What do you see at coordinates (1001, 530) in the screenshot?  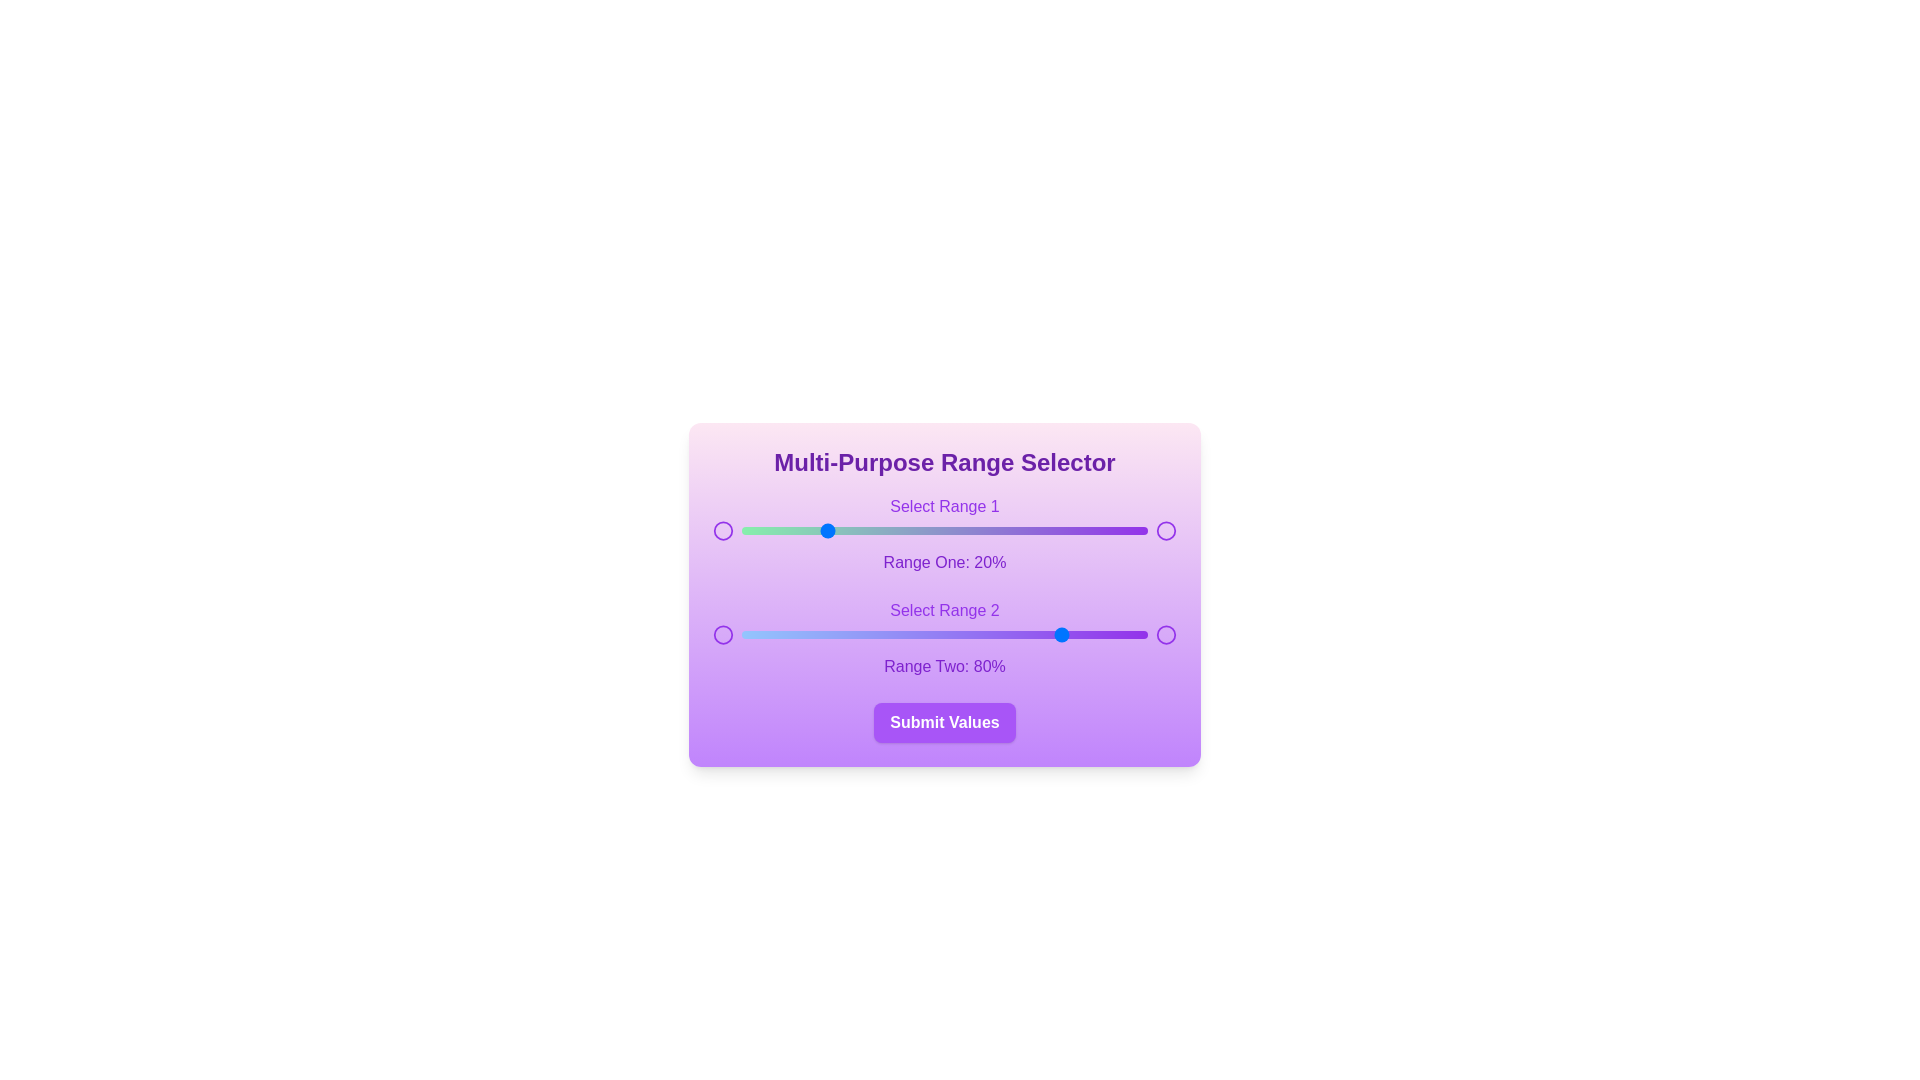 I see `the first range slider to 64%` at bounding box center [1001, 530].